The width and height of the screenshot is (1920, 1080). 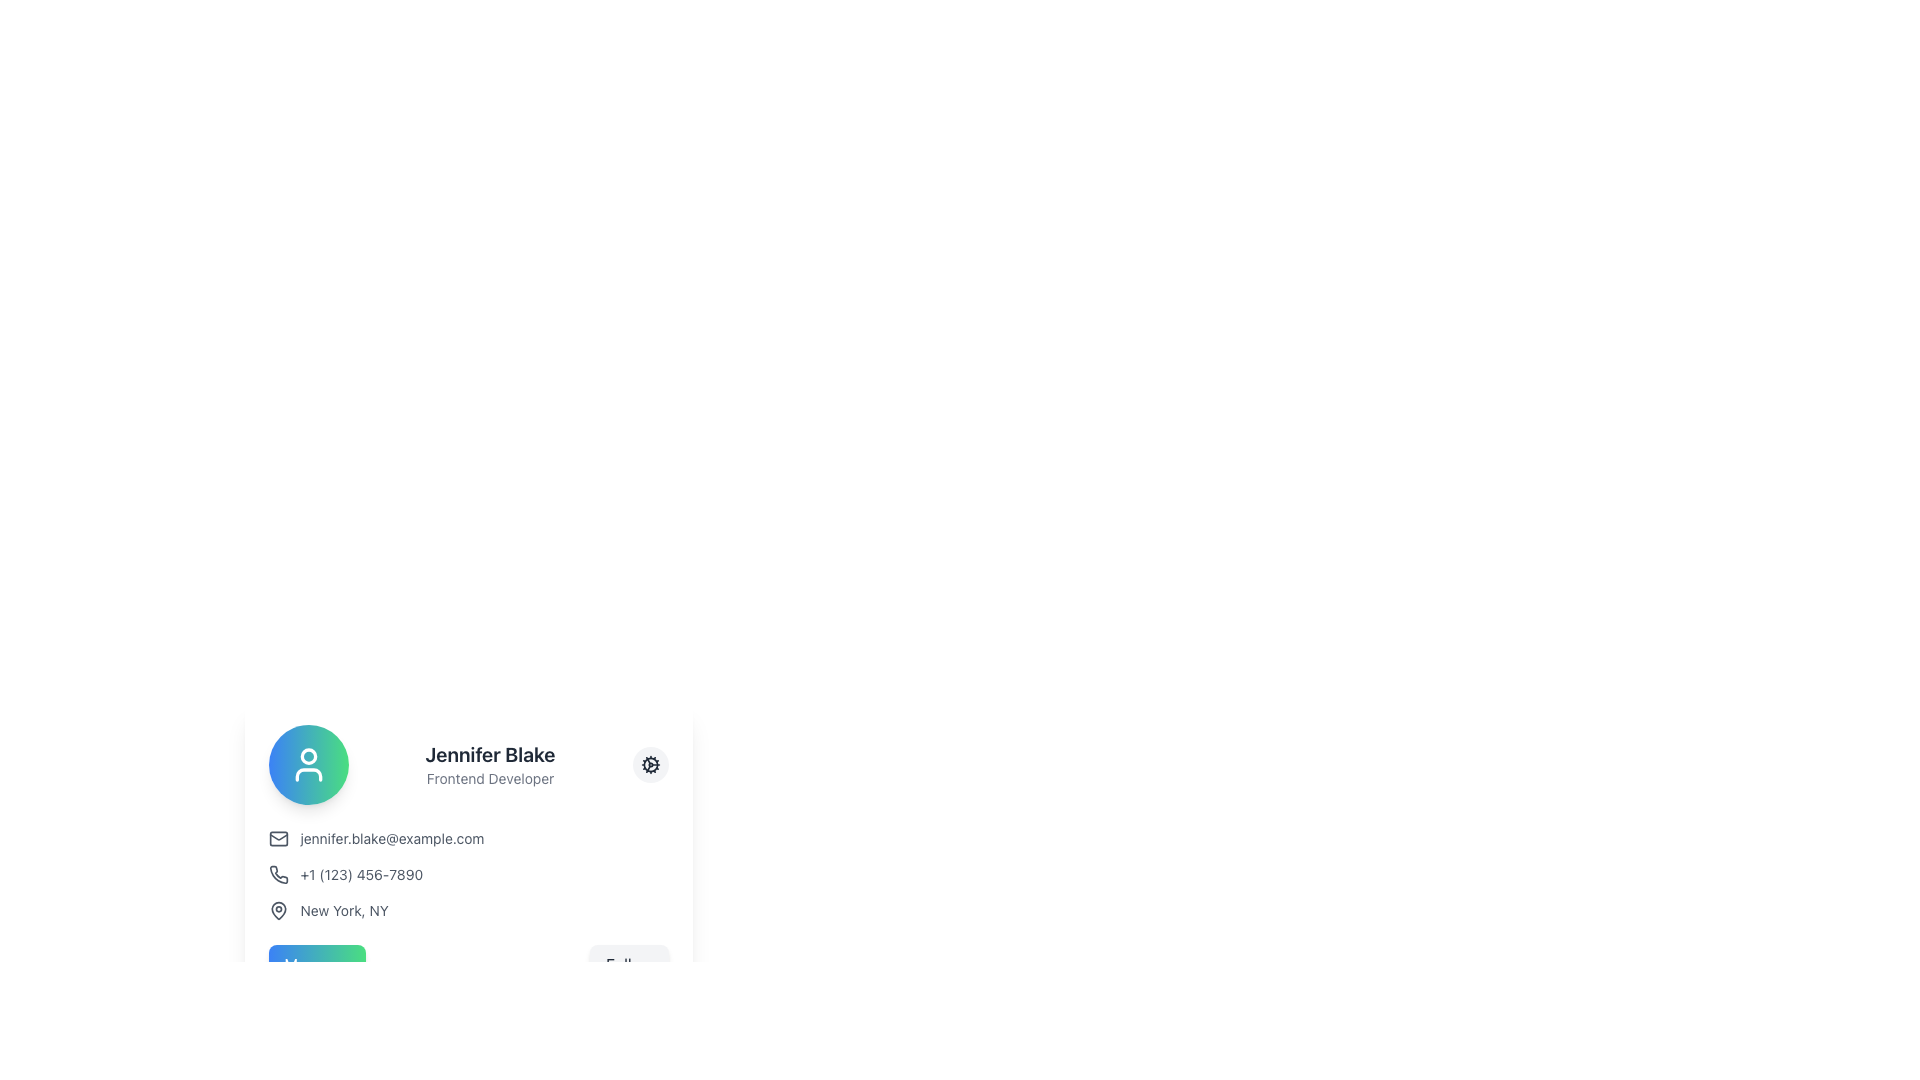 What do you see at coordinates (467, 874) in the screenshot?
I see `the phone number '+1 (123) 456-7890' to initiate a call` at bounding box center [467, 874].